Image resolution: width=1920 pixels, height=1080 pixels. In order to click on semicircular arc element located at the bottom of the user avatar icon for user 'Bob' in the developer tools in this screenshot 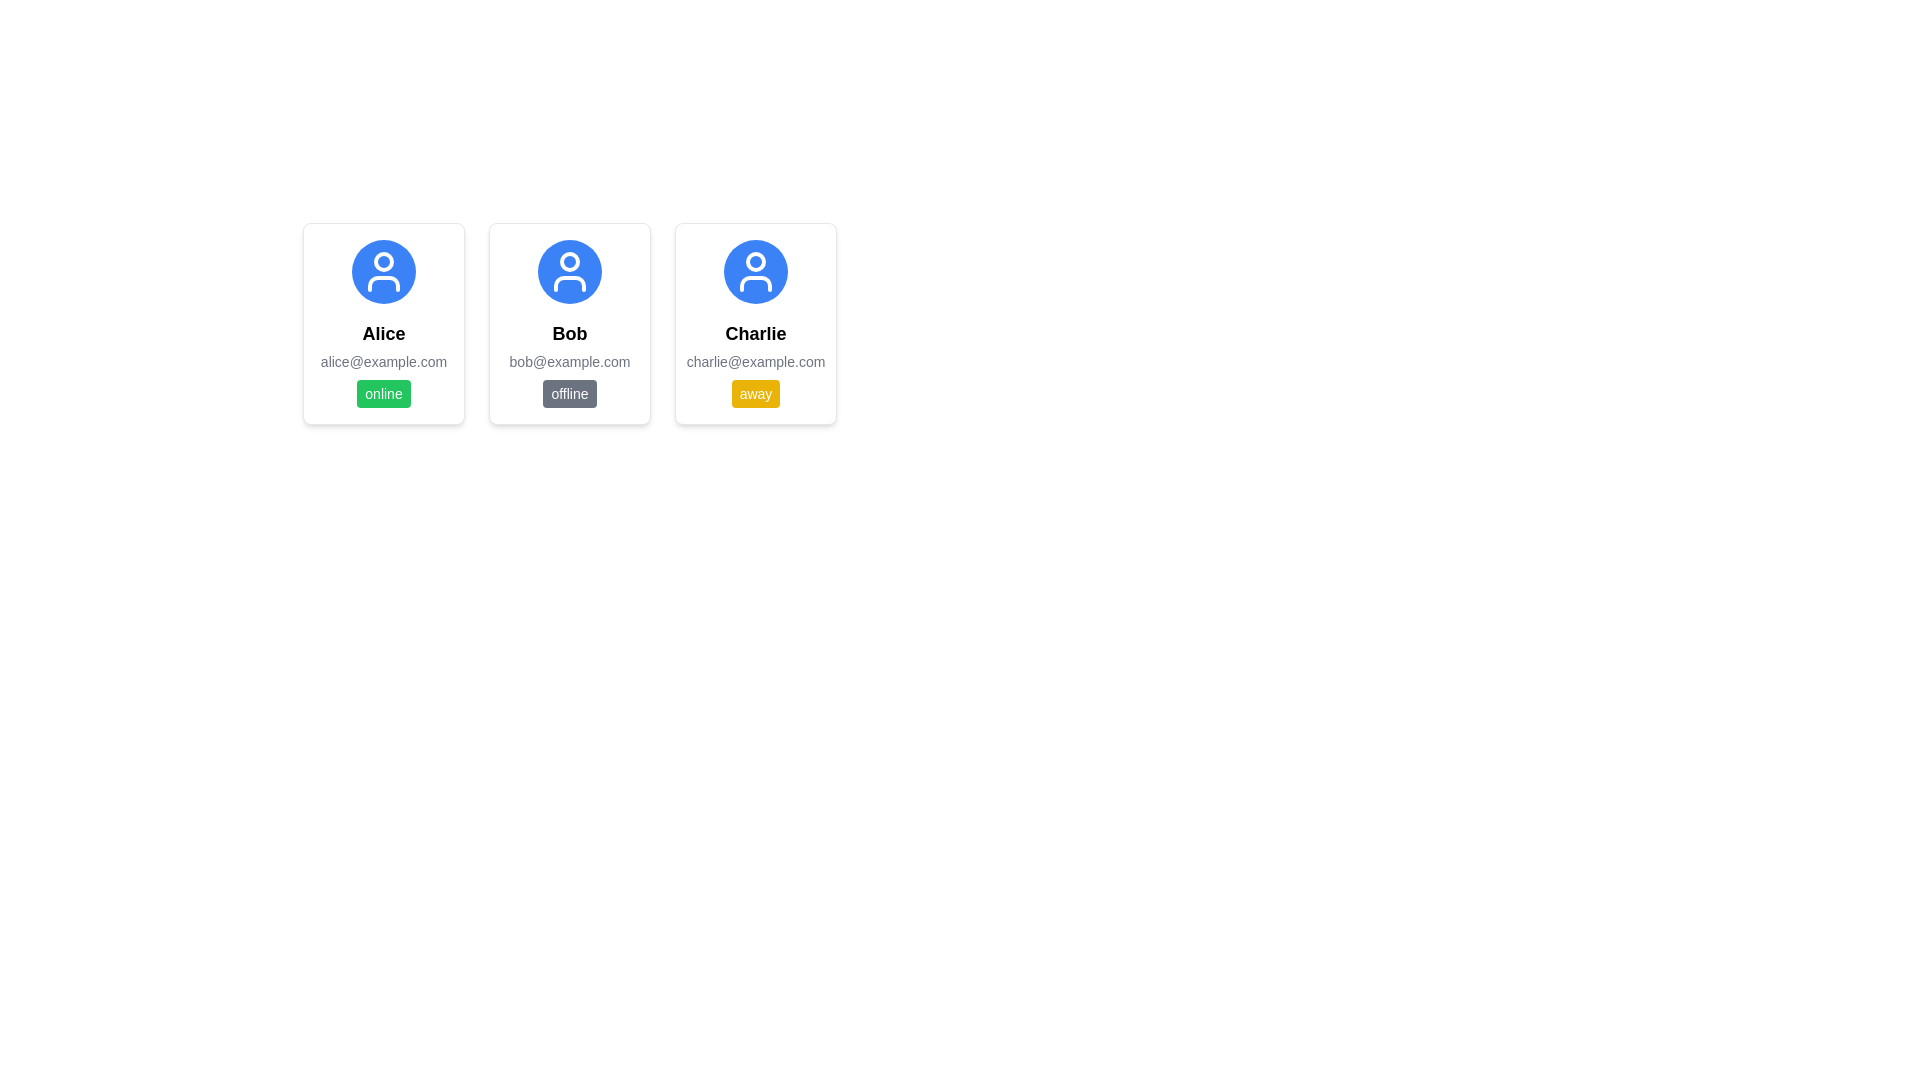, I will do `click(569, 284)`.